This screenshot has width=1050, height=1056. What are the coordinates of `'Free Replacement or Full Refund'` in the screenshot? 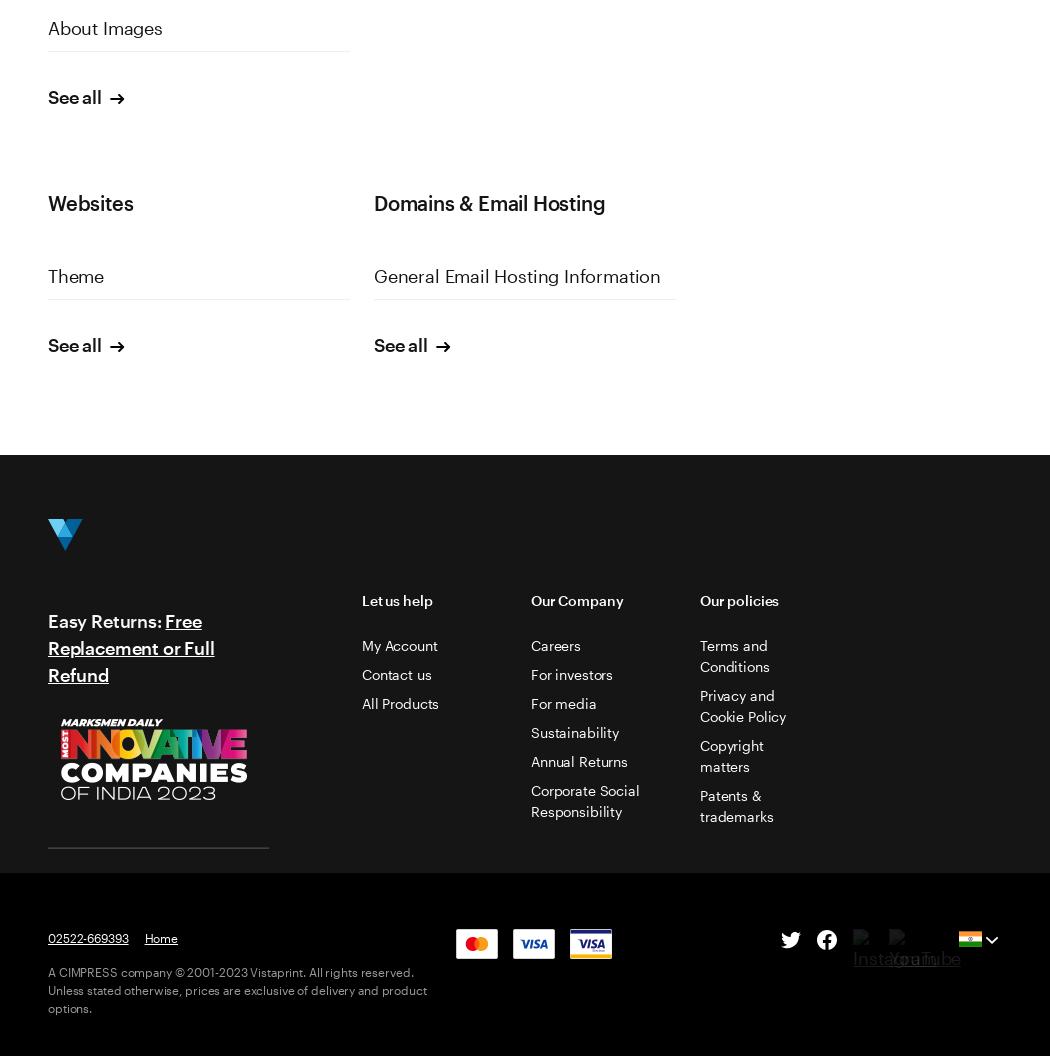 It's located at (130, 646).